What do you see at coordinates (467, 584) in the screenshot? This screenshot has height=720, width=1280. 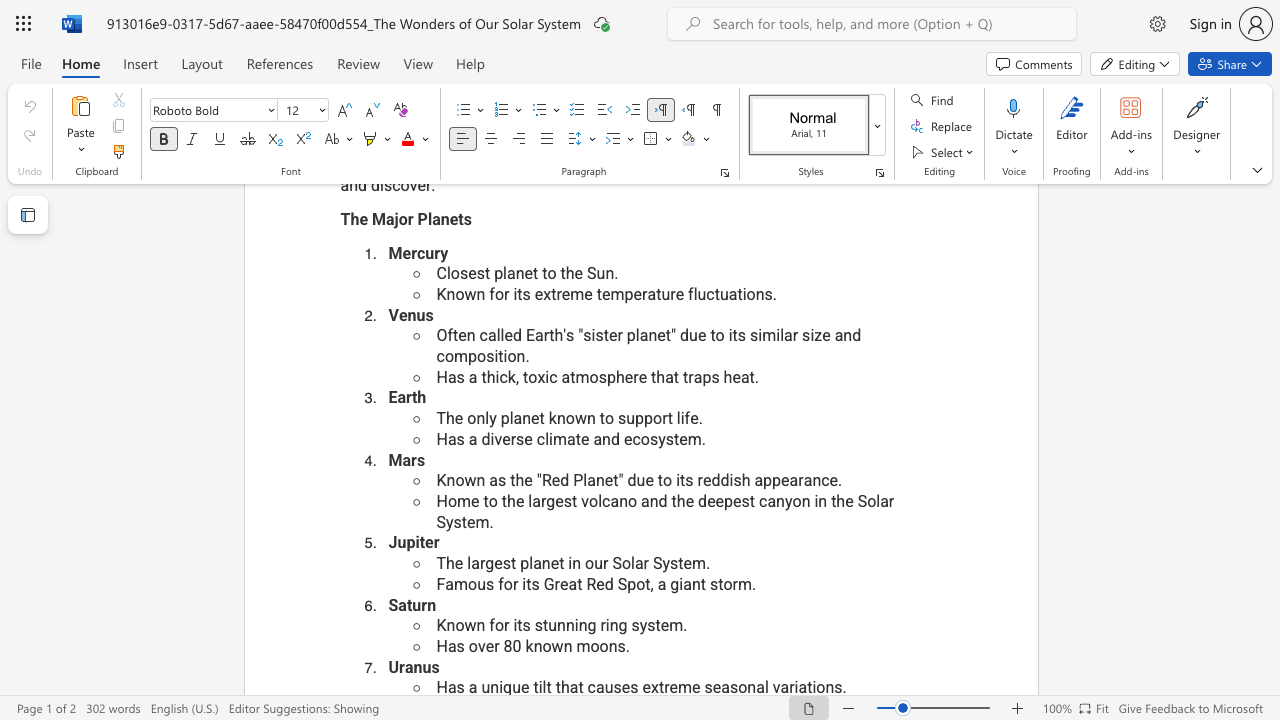 I see `the subset text "ous for its Grea" within the text "Famous for its Great Red Spot, a giant storm."` at bounding box center [467, 584].